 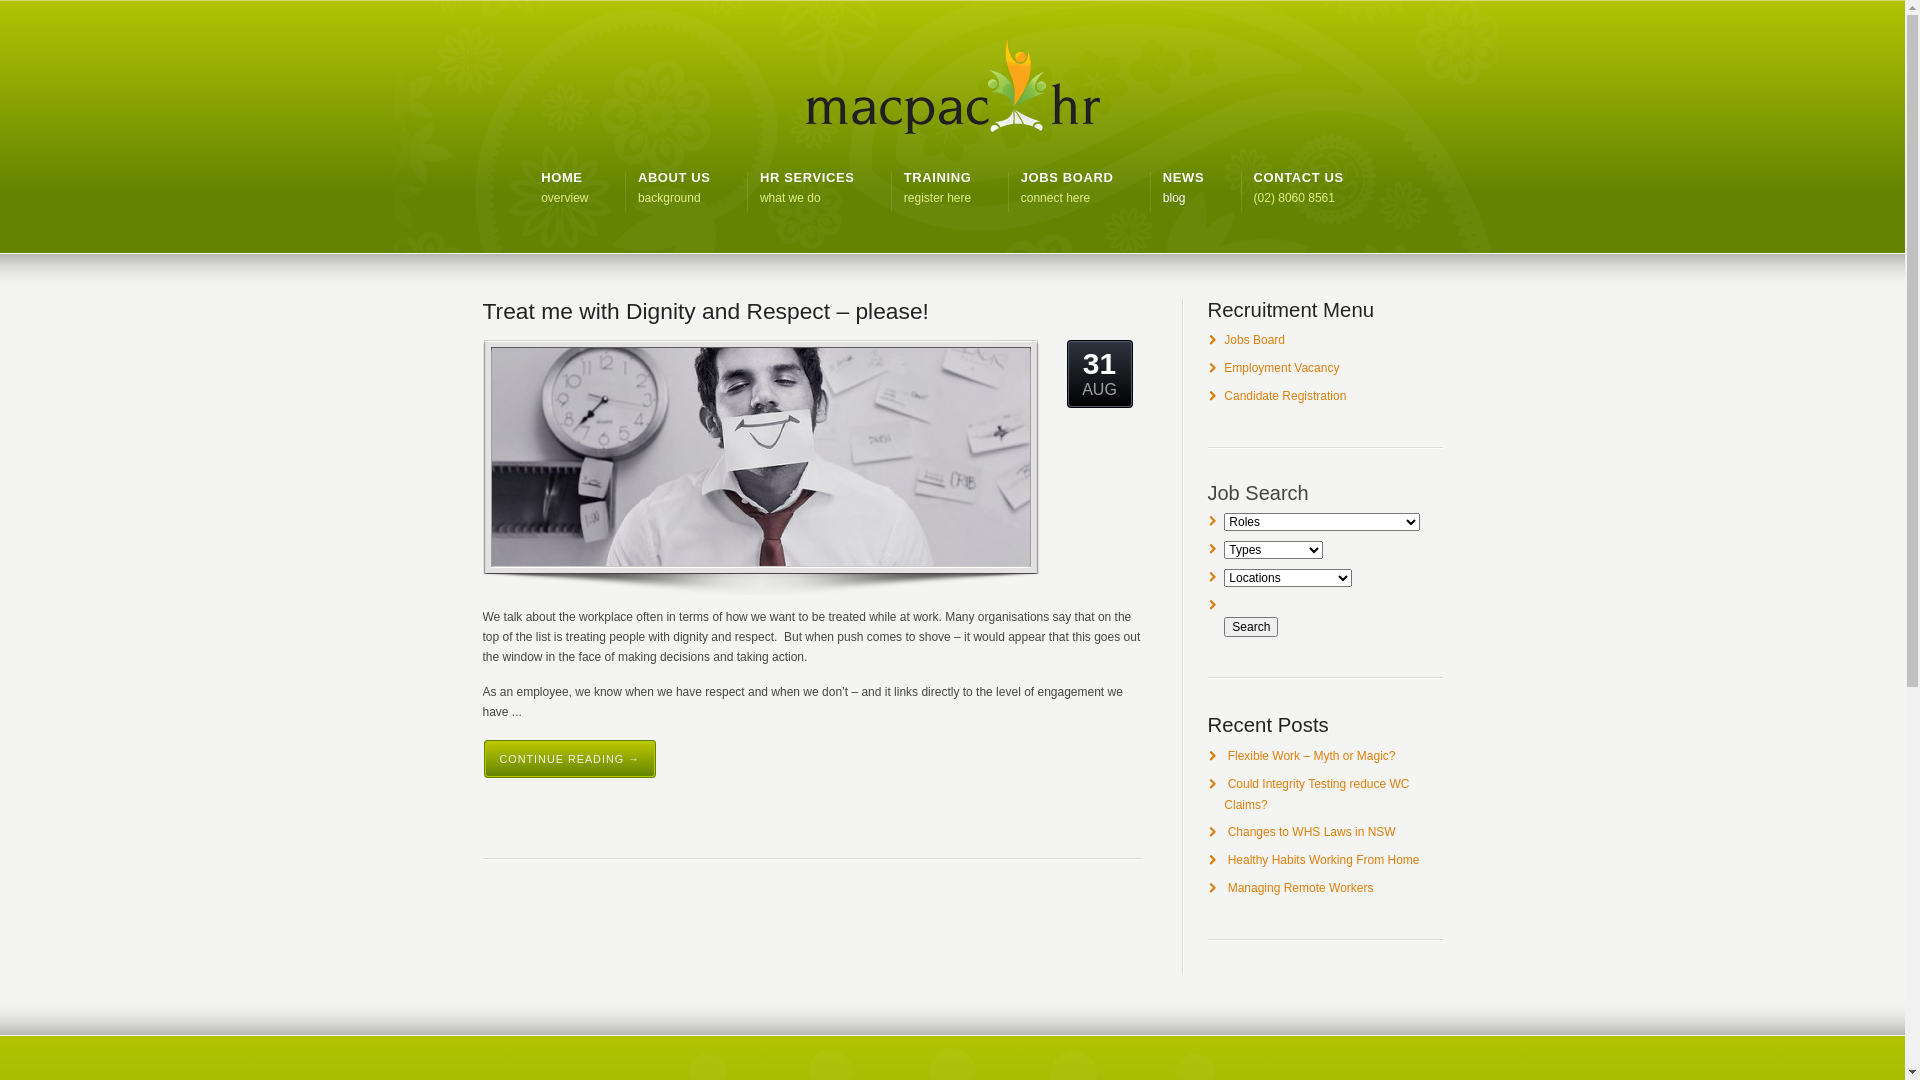 What do you see at coordinates (1227, 832) in the screenshot?
I see `'Changes to WHS Laws in NSW'` at bounding box center [1227, 832].